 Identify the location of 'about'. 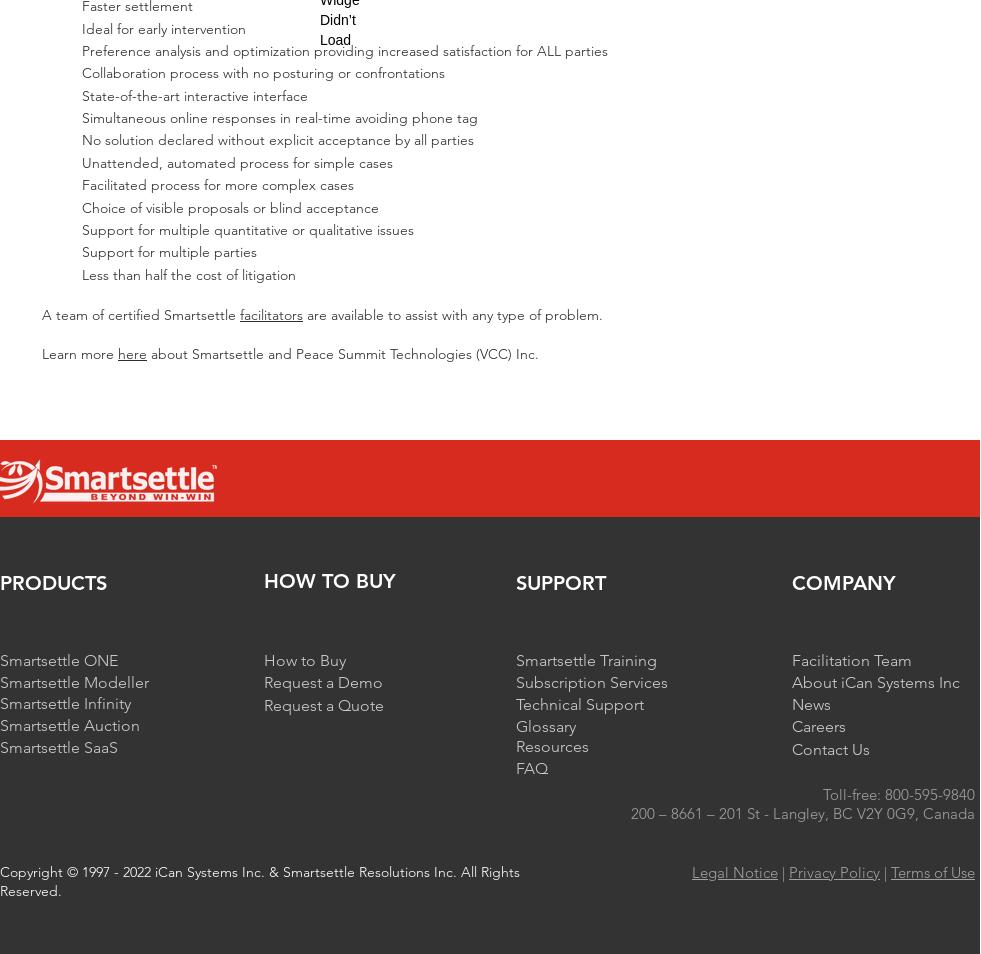
(168, 352).